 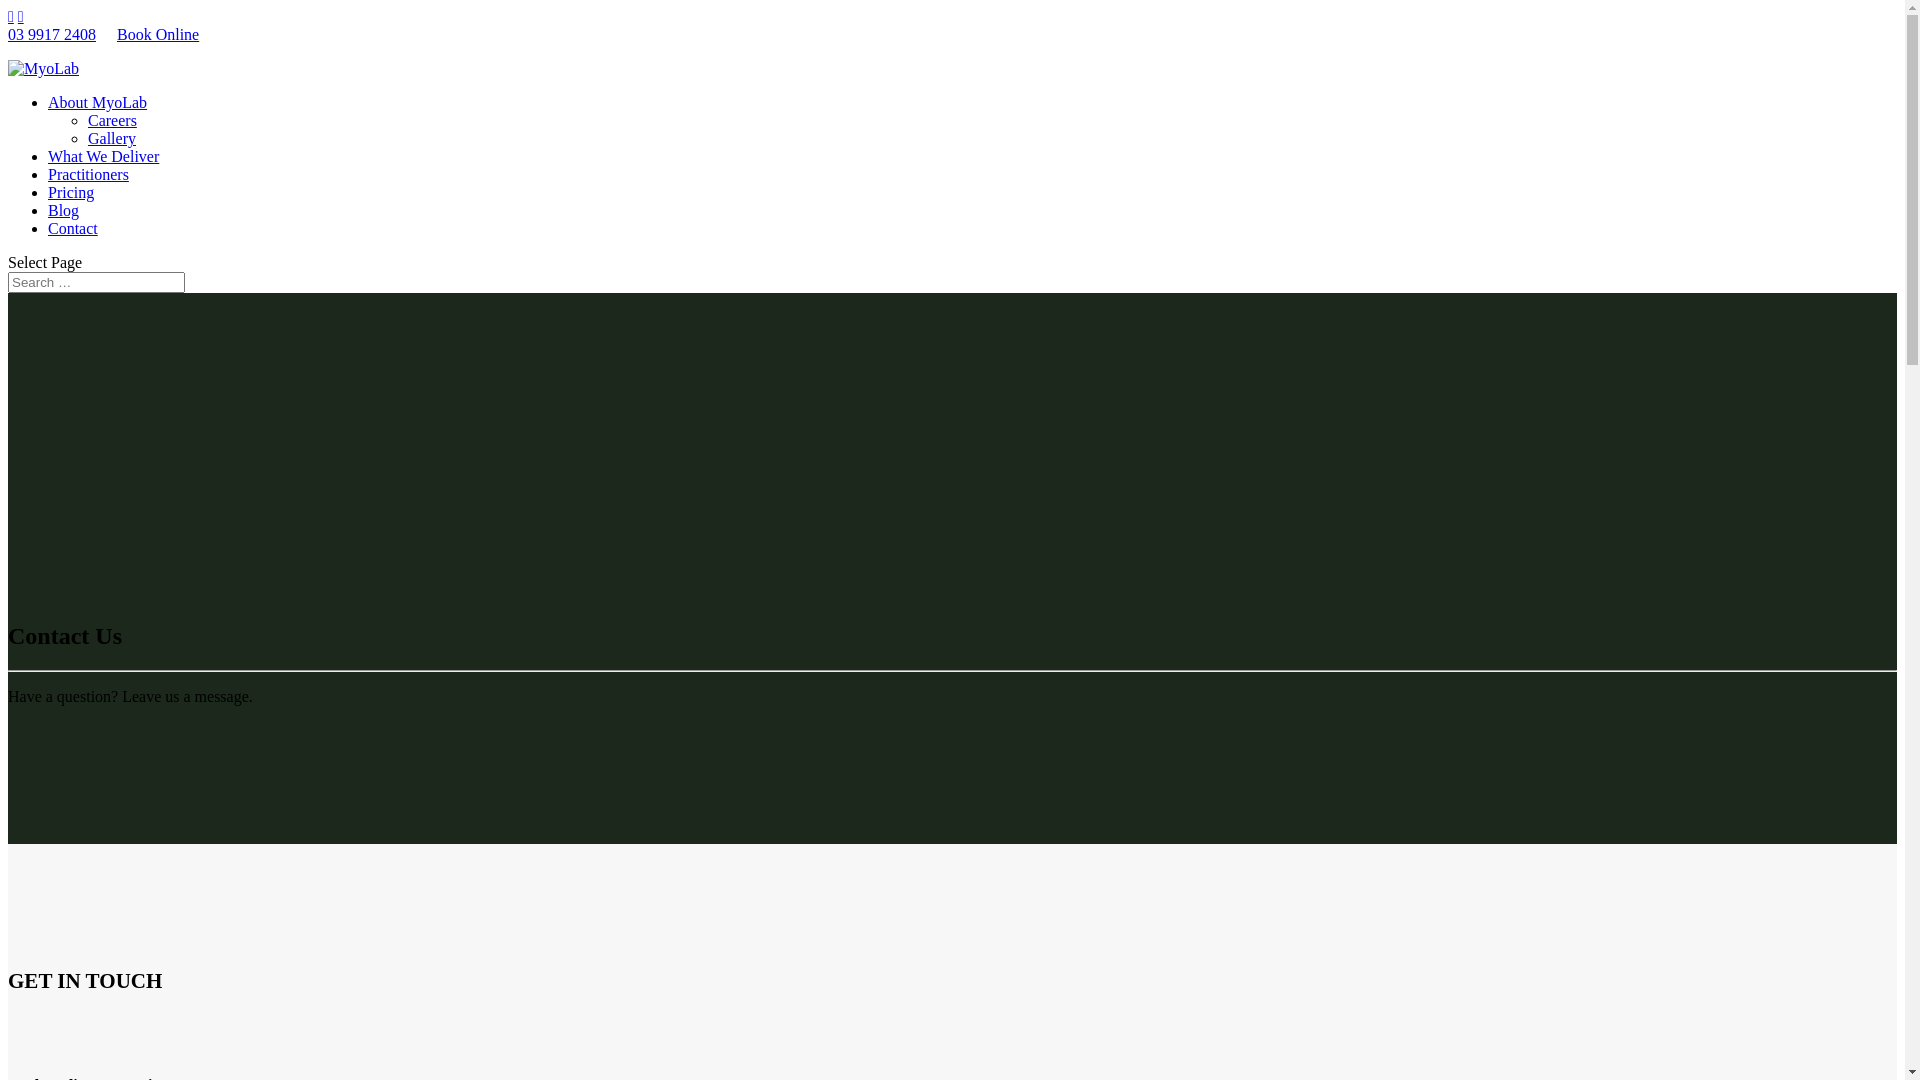 What do you see at coordinates (72, 227) in the screenshot?
I see `'Contact'` at bounding box center [72, 227].